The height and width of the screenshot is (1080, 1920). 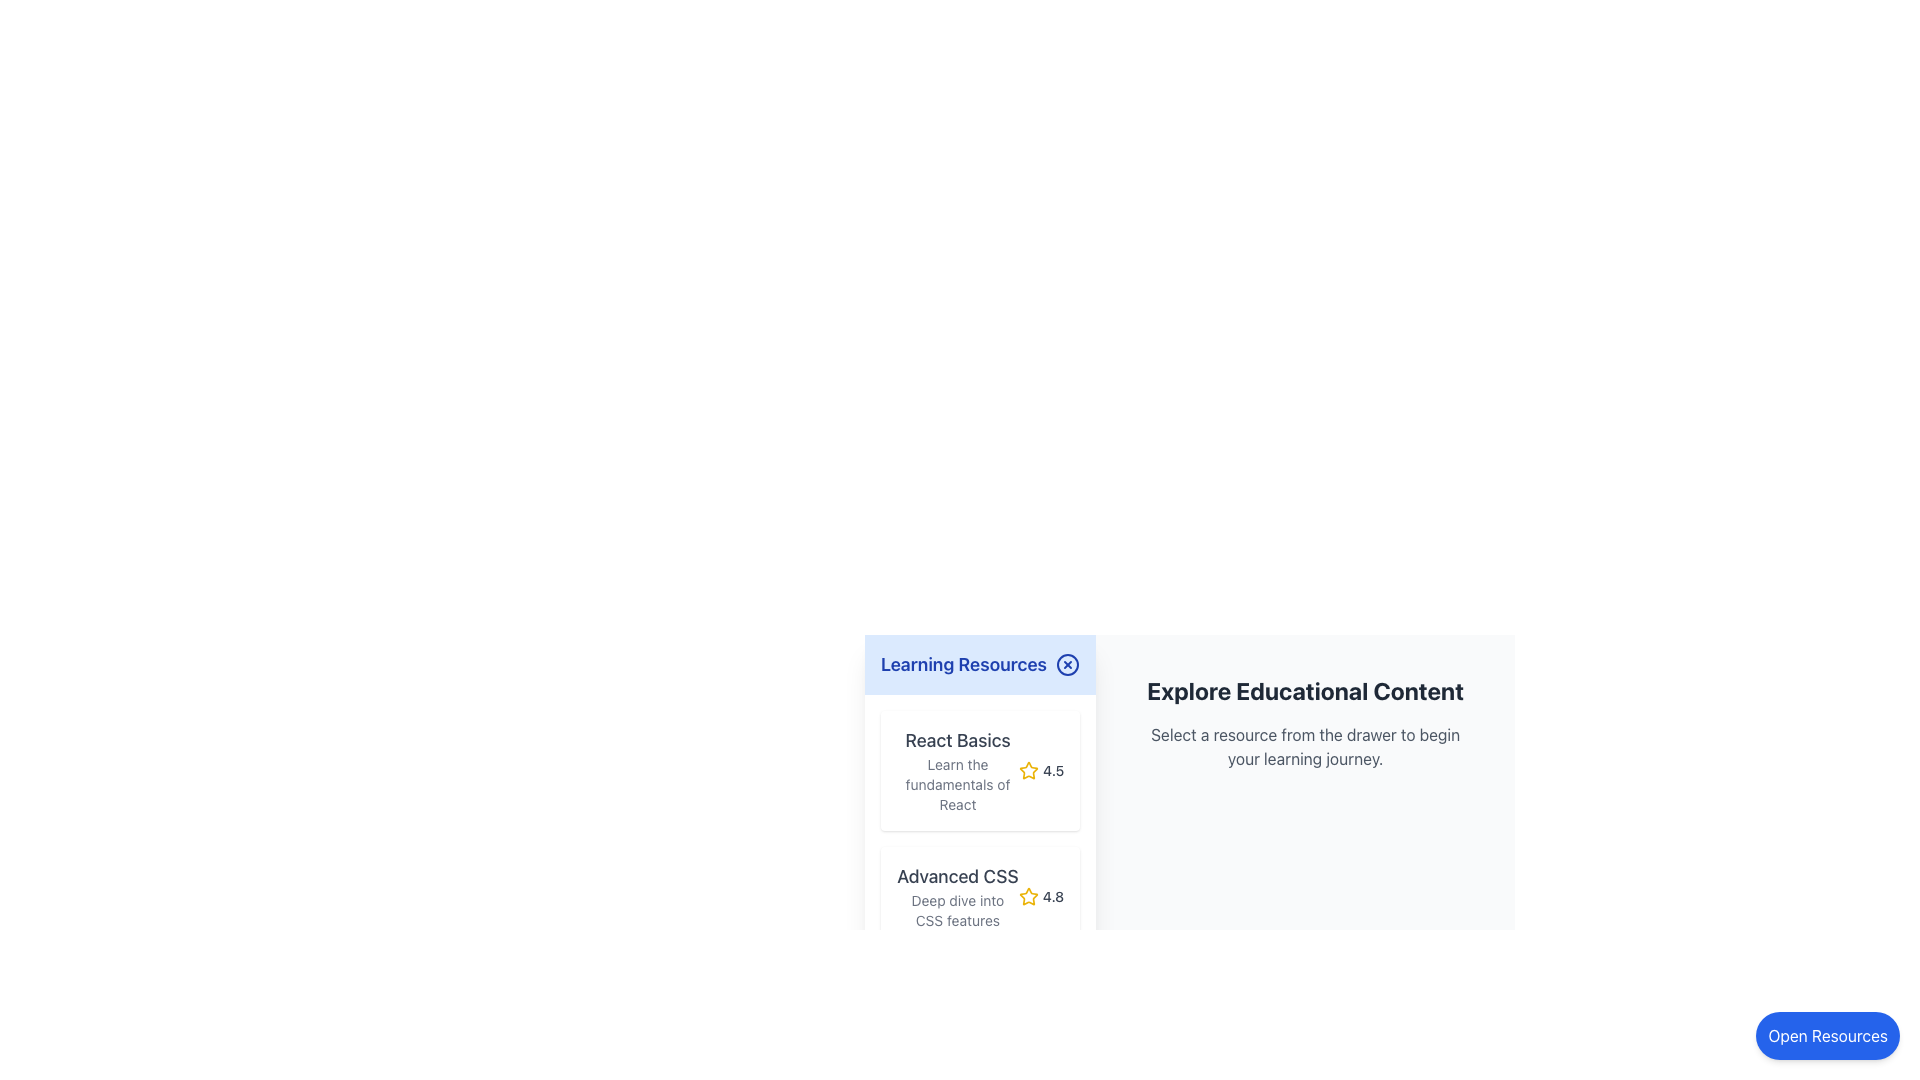 What do you see at coordinates (957, 770) in the screenshot?
I see `the title and description text block of the 'React Basics' resource in the Learning Resources section` at bounding box center [957, 770].